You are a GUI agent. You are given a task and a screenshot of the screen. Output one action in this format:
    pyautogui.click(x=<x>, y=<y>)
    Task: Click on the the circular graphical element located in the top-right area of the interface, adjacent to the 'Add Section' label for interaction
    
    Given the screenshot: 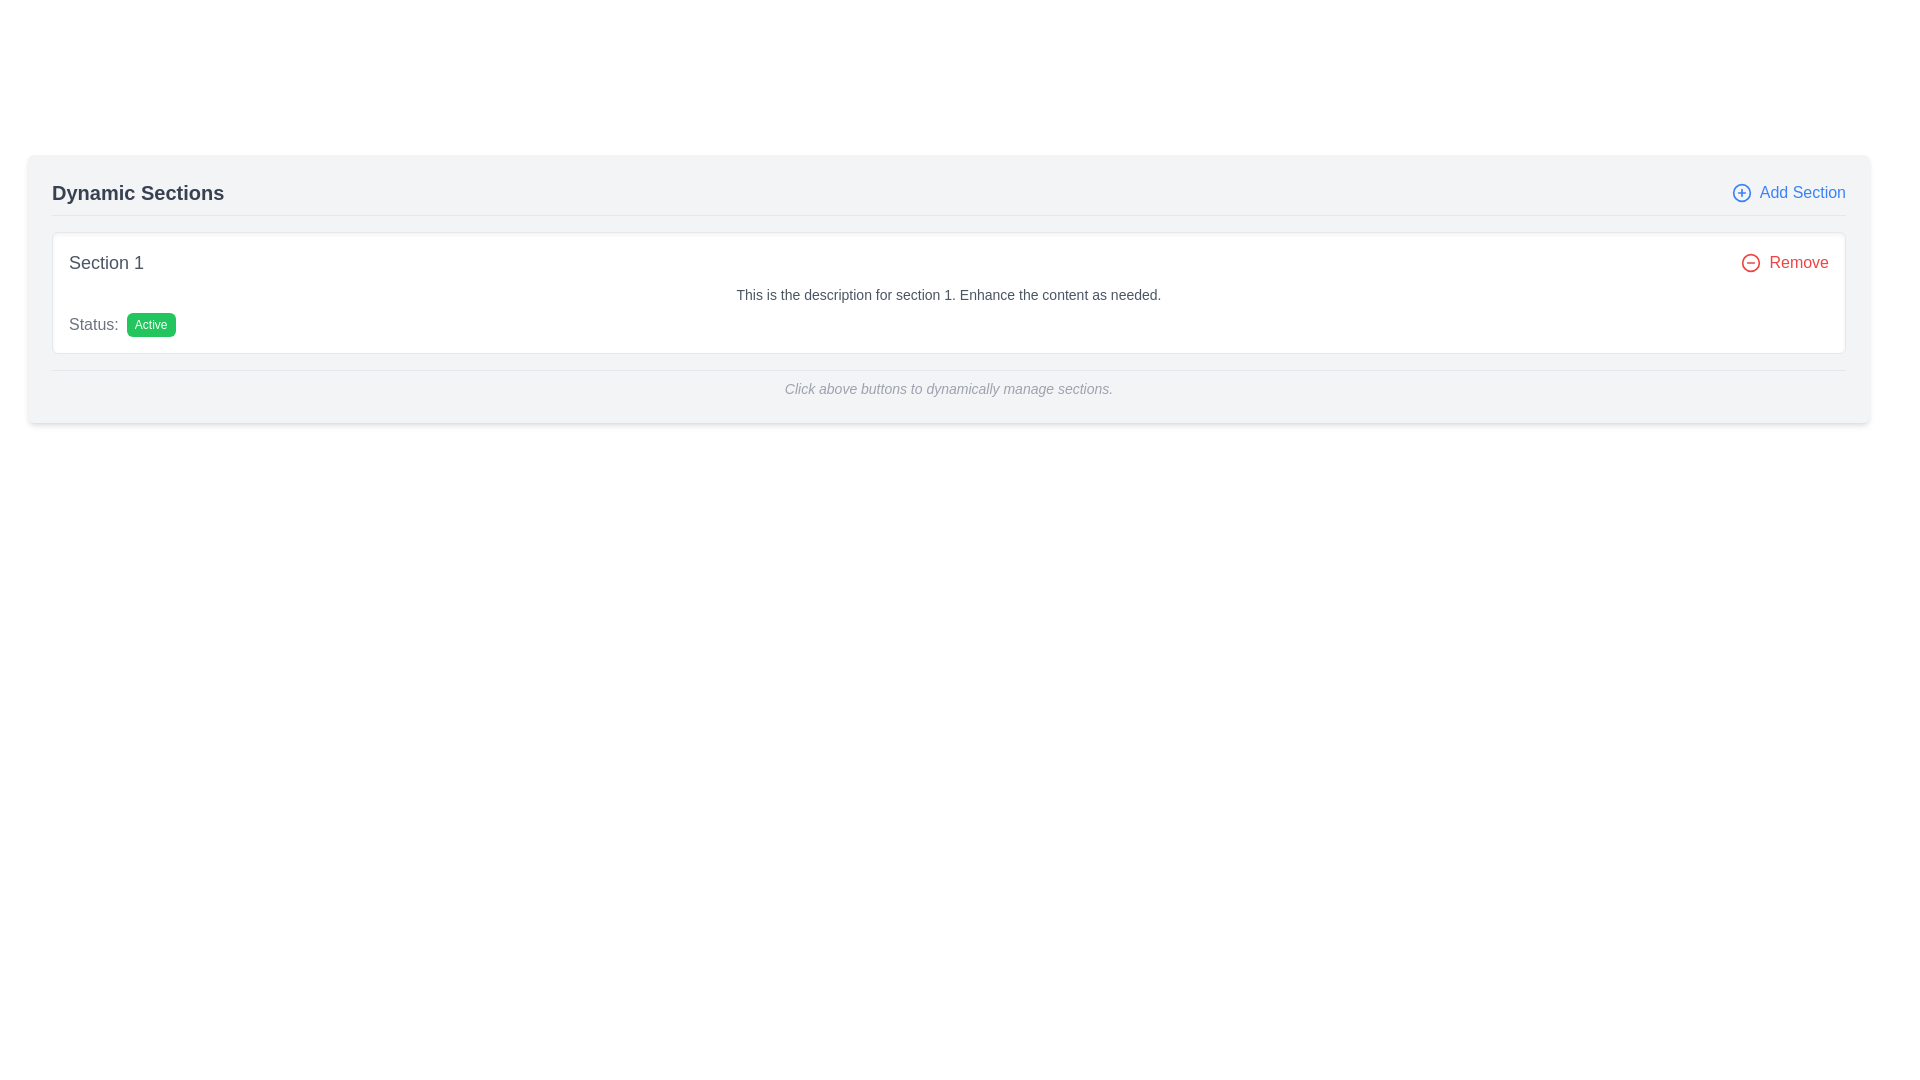 What is the action you would take?
    pyautogui.click(x=1740, y=192)
    